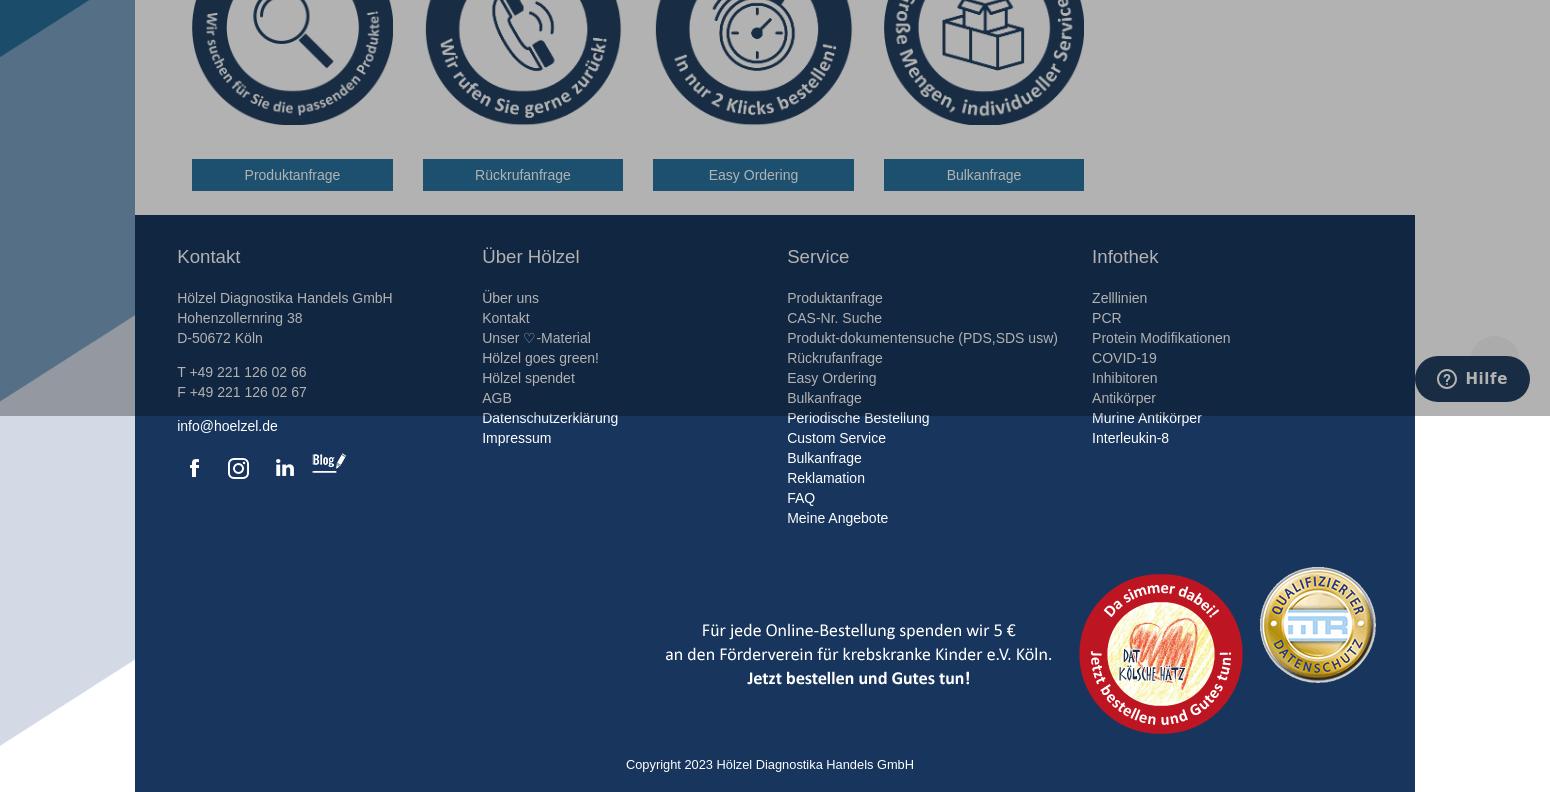 The width and height of the screenshot is (1550, 792). Describe the element at coordinates (529, 256) in the screenshot. I see `'Über Hölzel'` at that location.